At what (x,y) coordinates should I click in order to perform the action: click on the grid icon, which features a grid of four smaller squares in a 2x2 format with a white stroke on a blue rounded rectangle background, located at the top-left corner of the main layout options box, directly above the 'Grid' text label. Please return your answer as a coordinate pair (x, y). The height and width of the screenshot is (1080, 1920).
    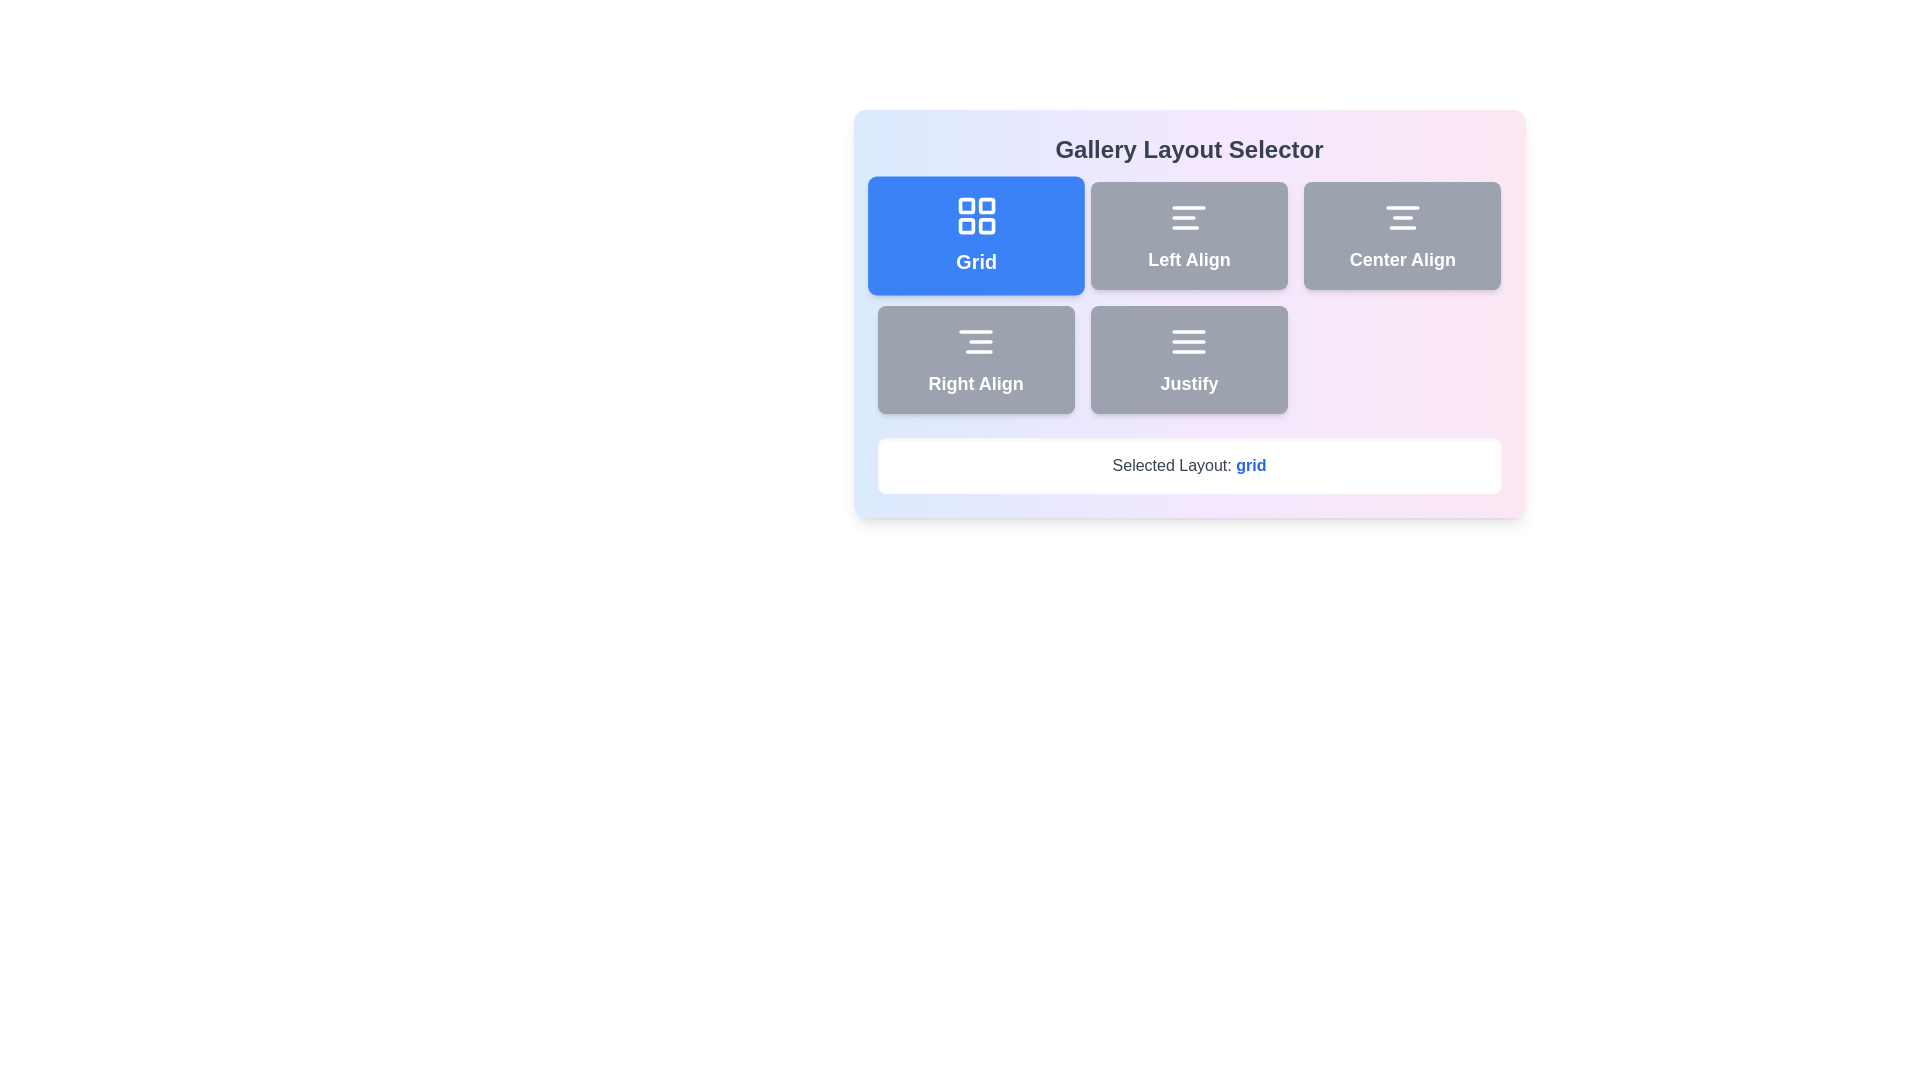
    Looking at the image, I should click on (976, 216).